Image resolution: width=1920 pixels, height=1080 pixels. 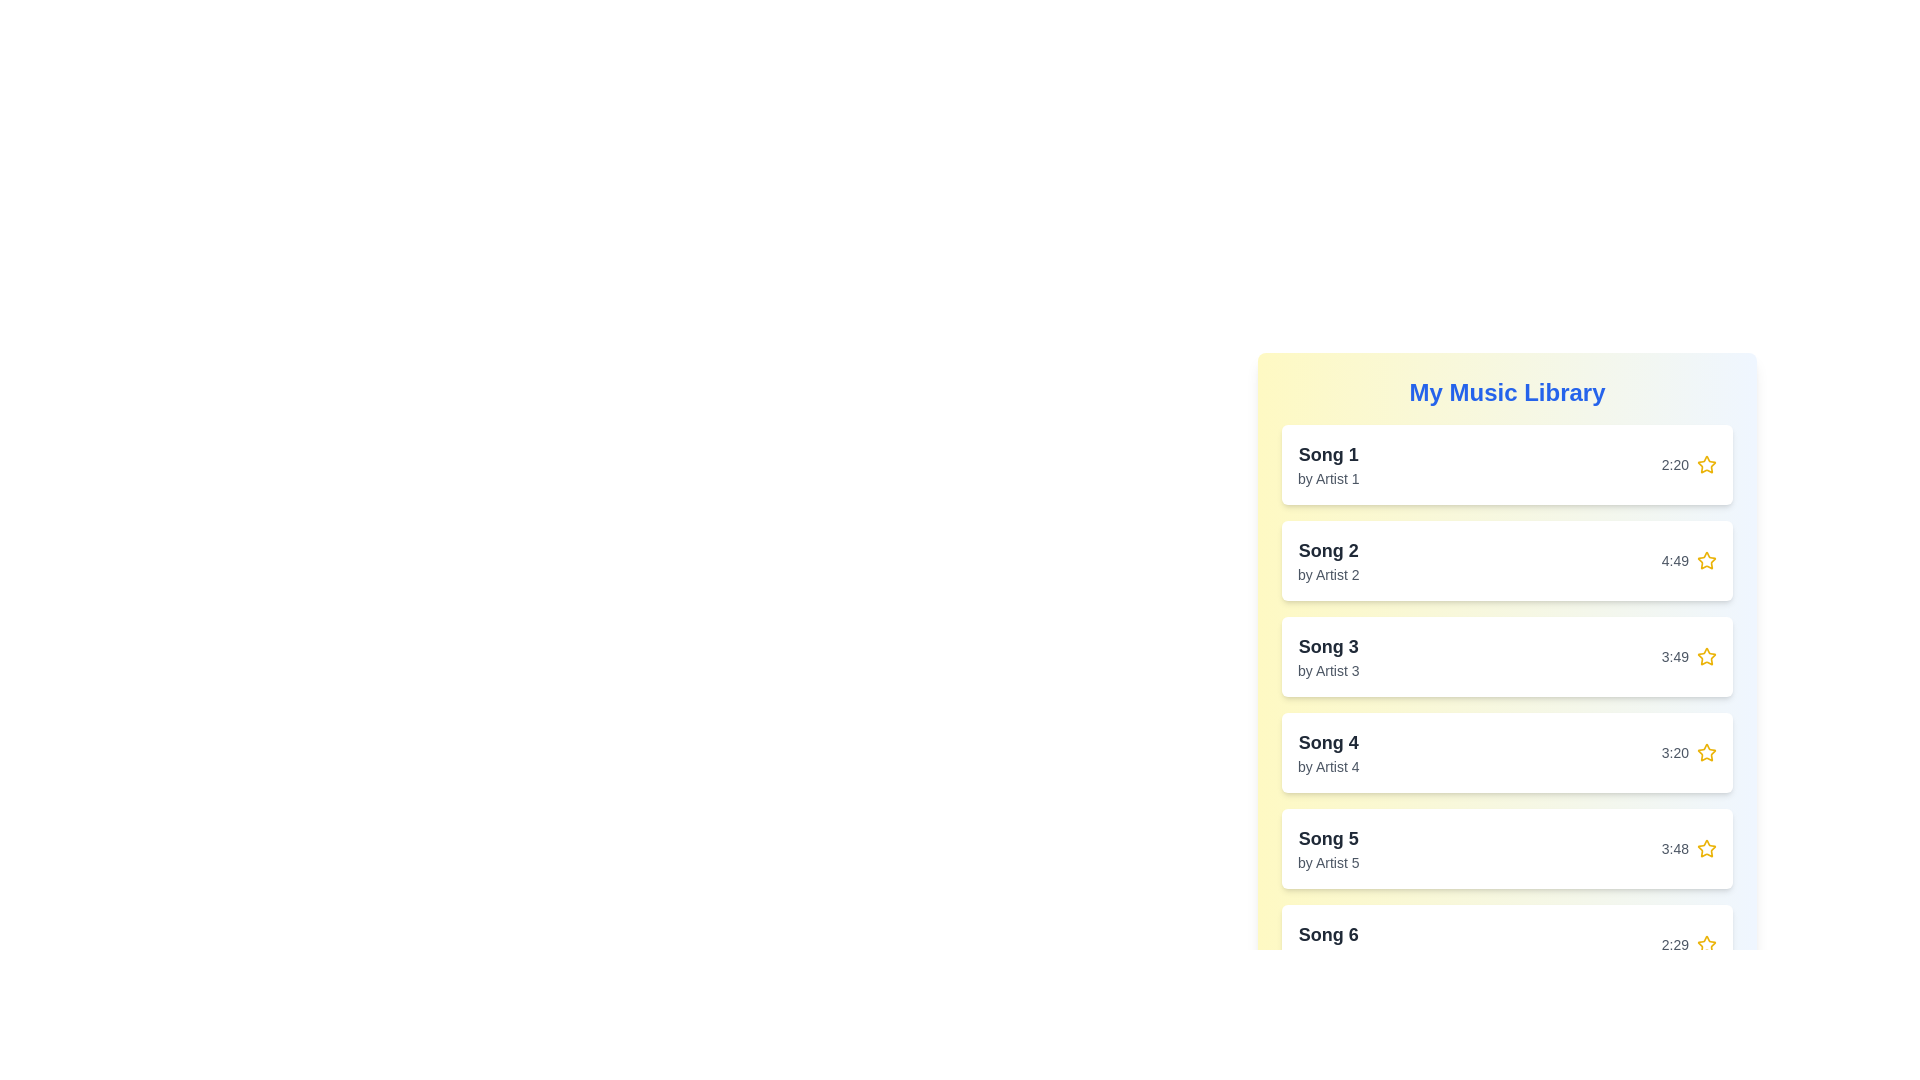 What do you see at coordinates (1507, 393) in the screenshot?
I see `the static text heading that serves as the title for the music library section, positioned at the top of the song list` at bounding box center [1507, 393].